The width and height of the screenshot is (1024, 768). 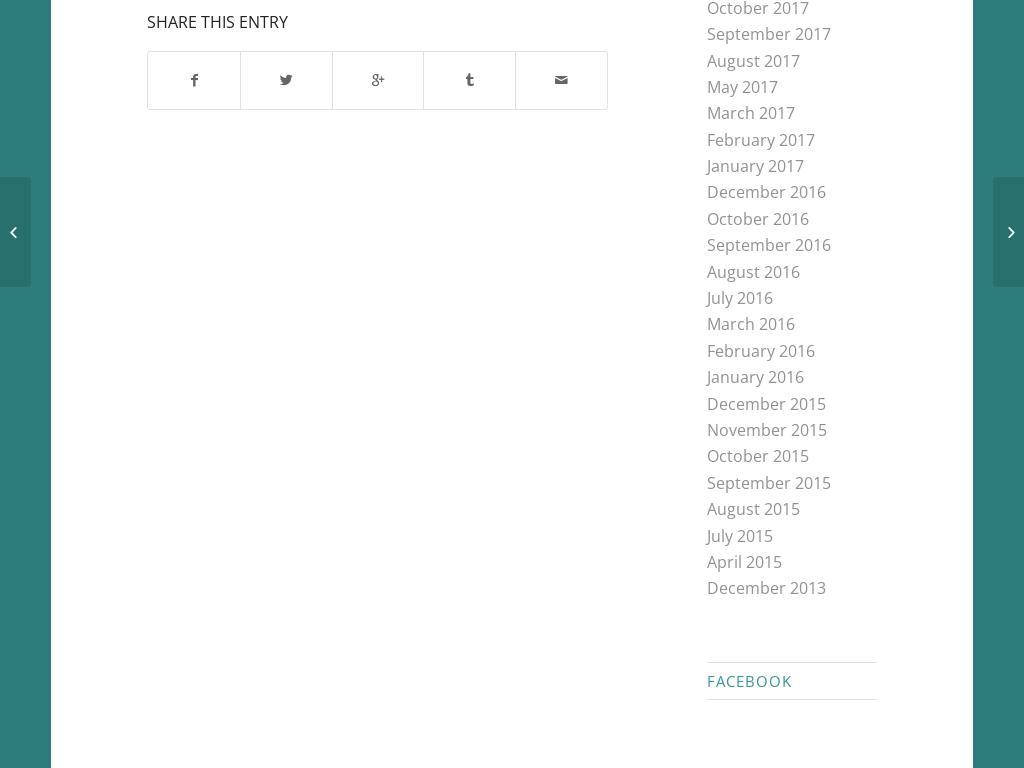 I want to click on 'October 2016', so click(x=756, y=217).